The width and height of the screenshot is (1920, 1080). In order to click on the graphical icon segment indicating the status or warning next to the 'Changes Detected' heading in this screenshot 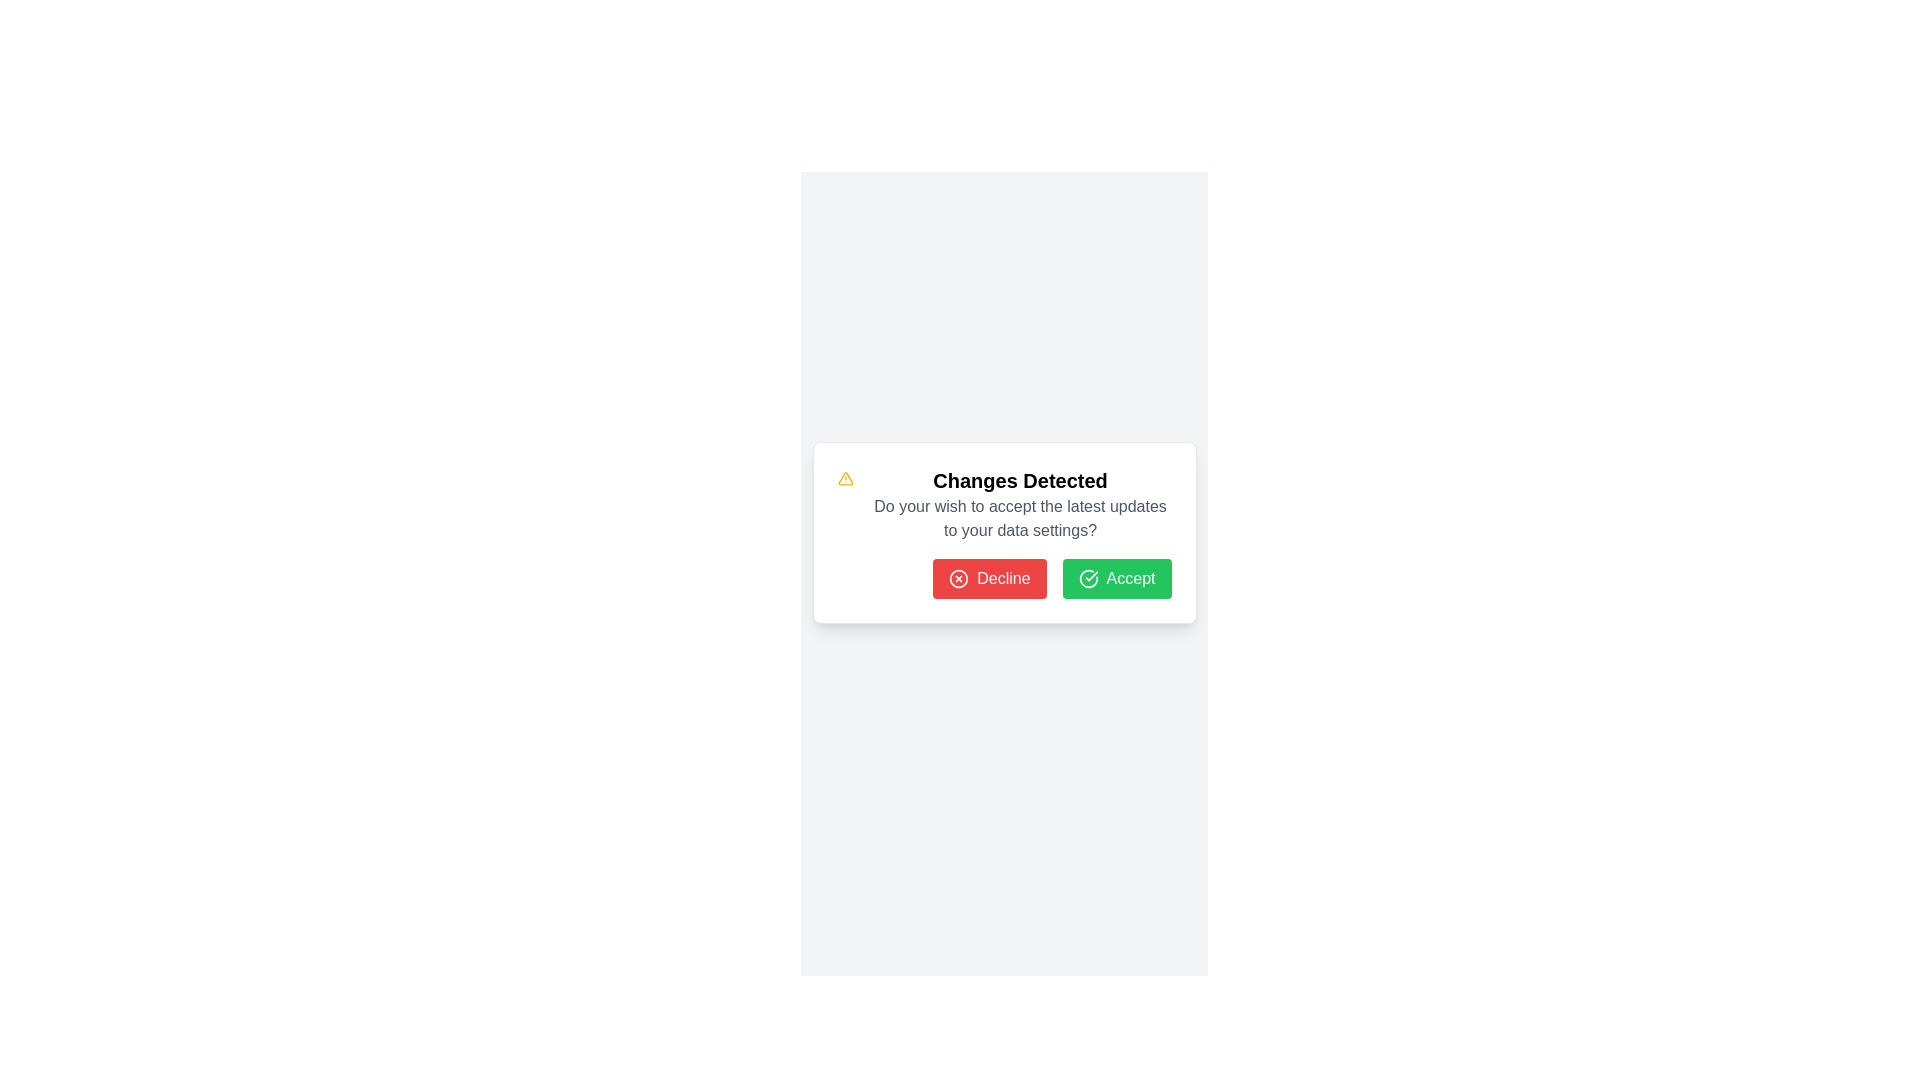, I will do `click(1087, 578)`.